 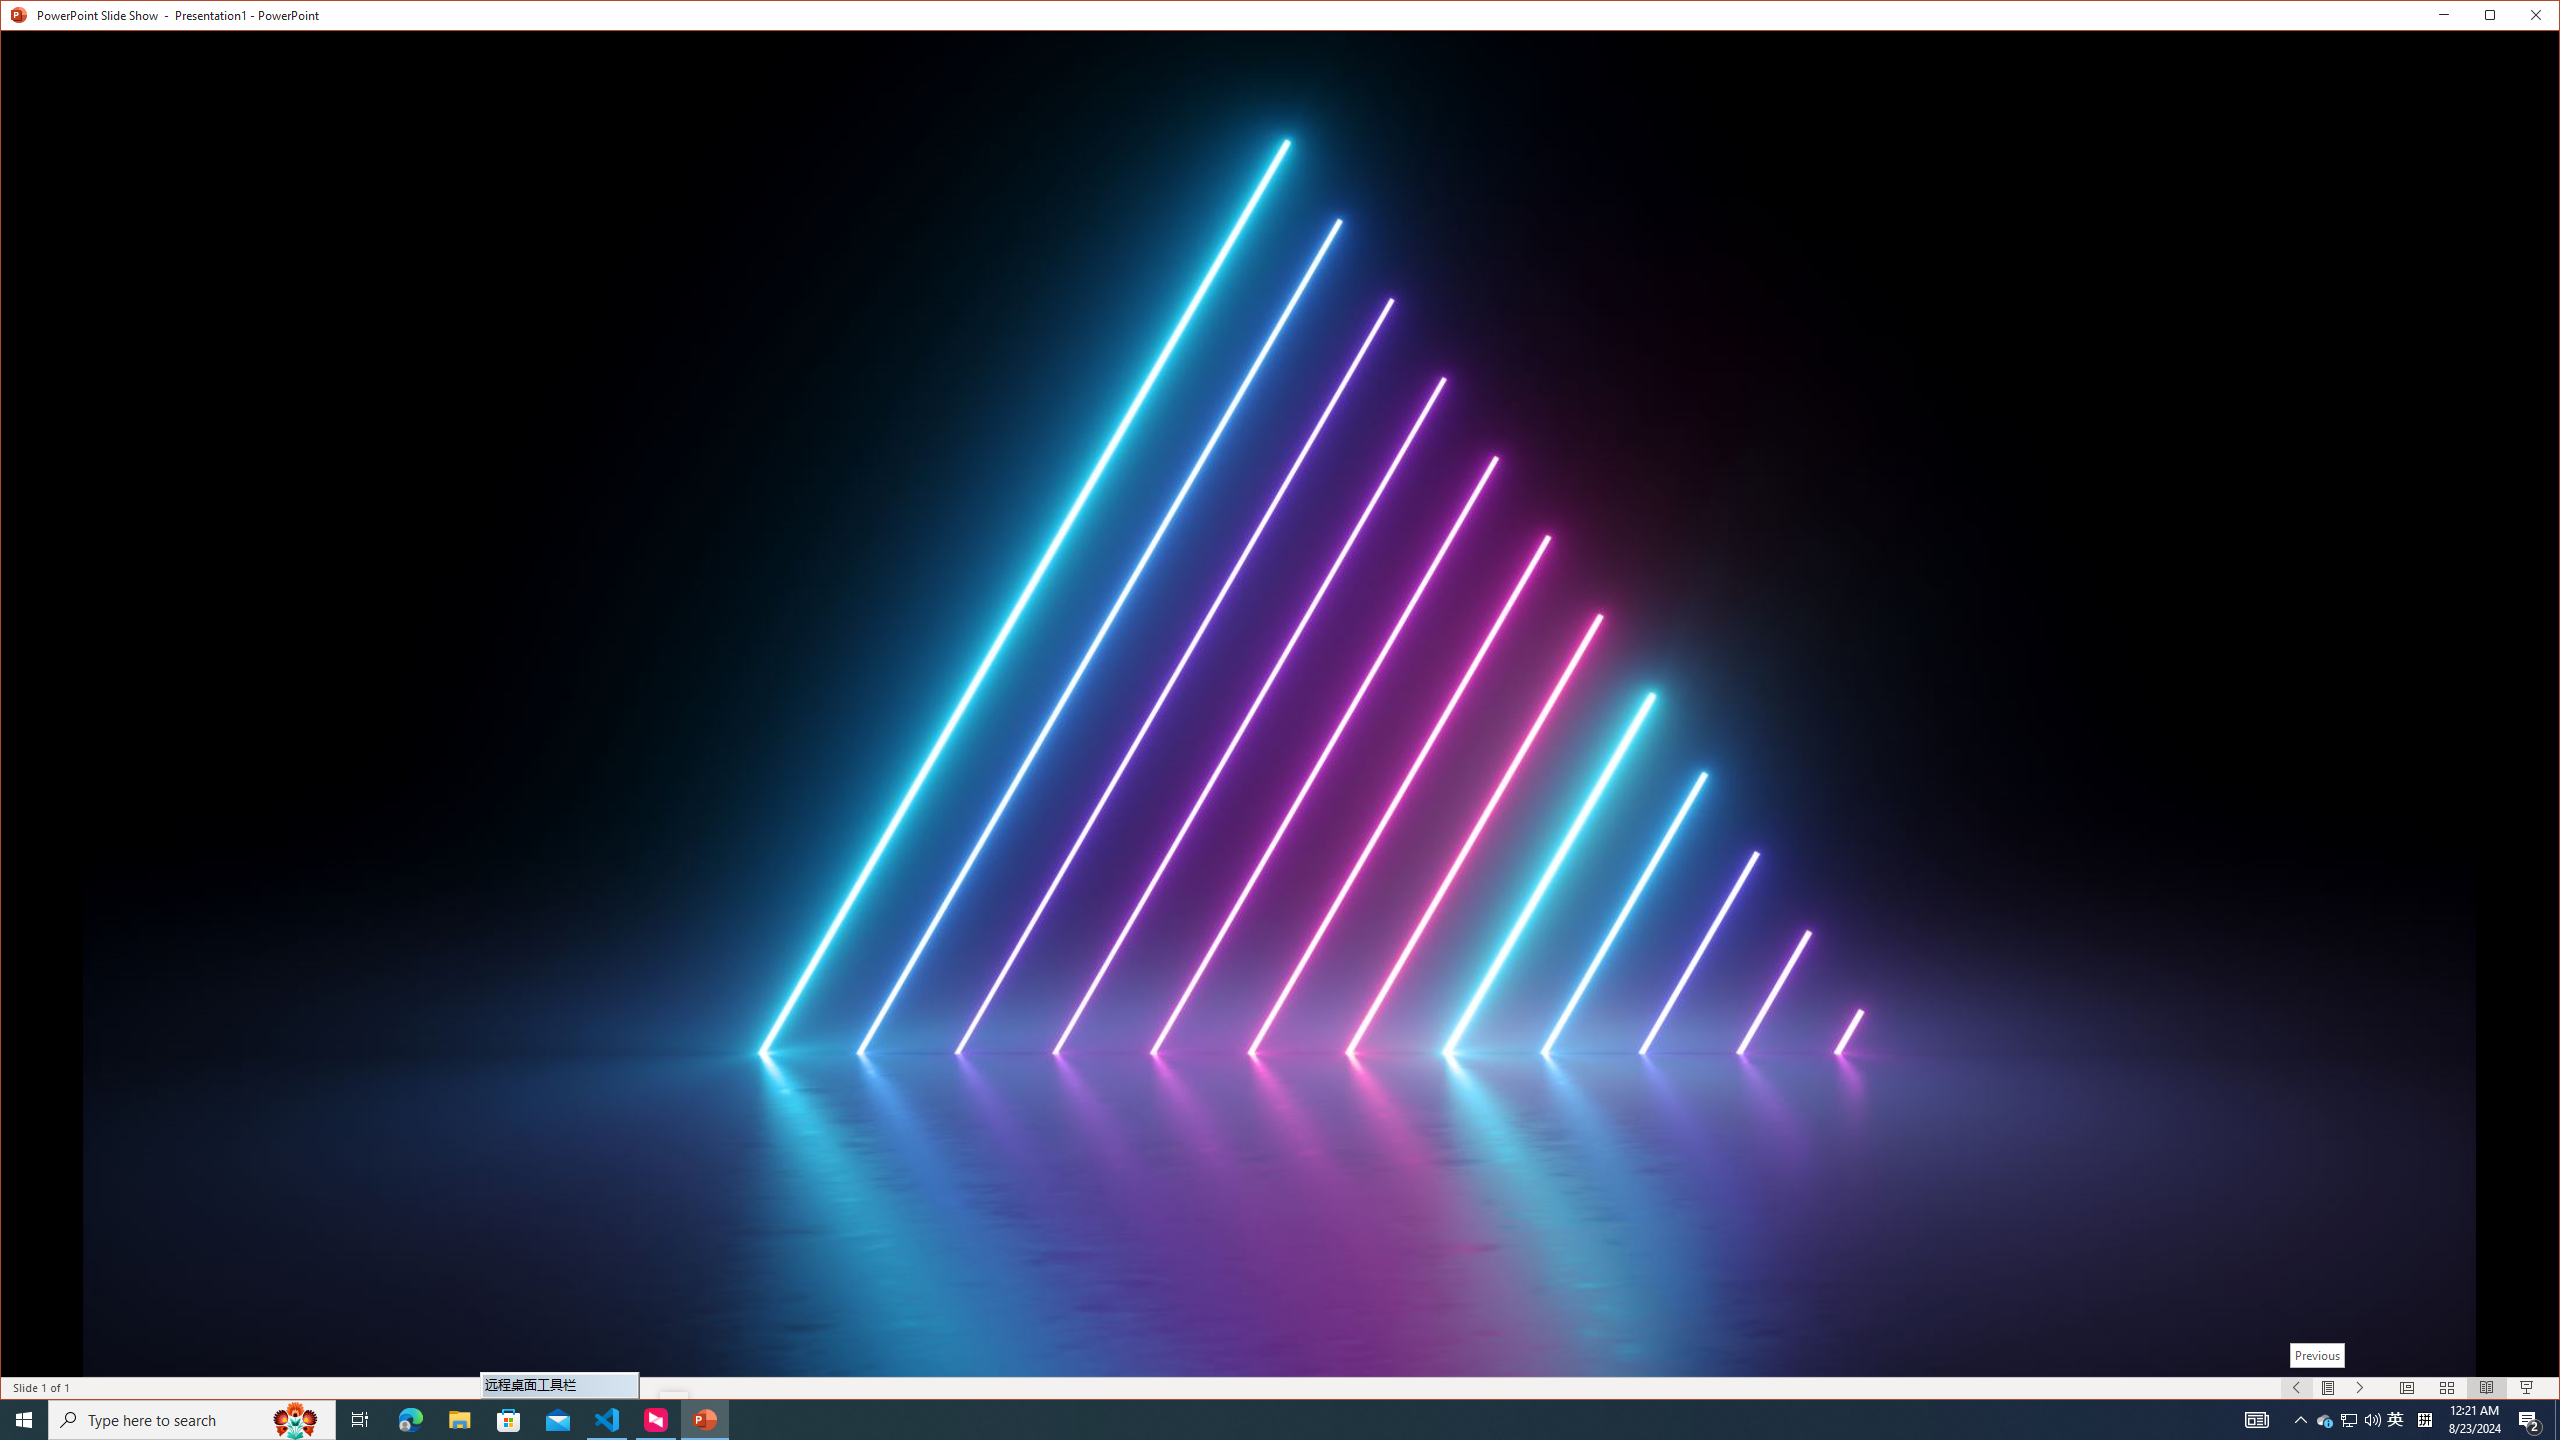 What do you see at coordinates (2348, 1418) in the screenshot?
I see `'Slide Show Next On'` at bounding box center [2348, 1418].